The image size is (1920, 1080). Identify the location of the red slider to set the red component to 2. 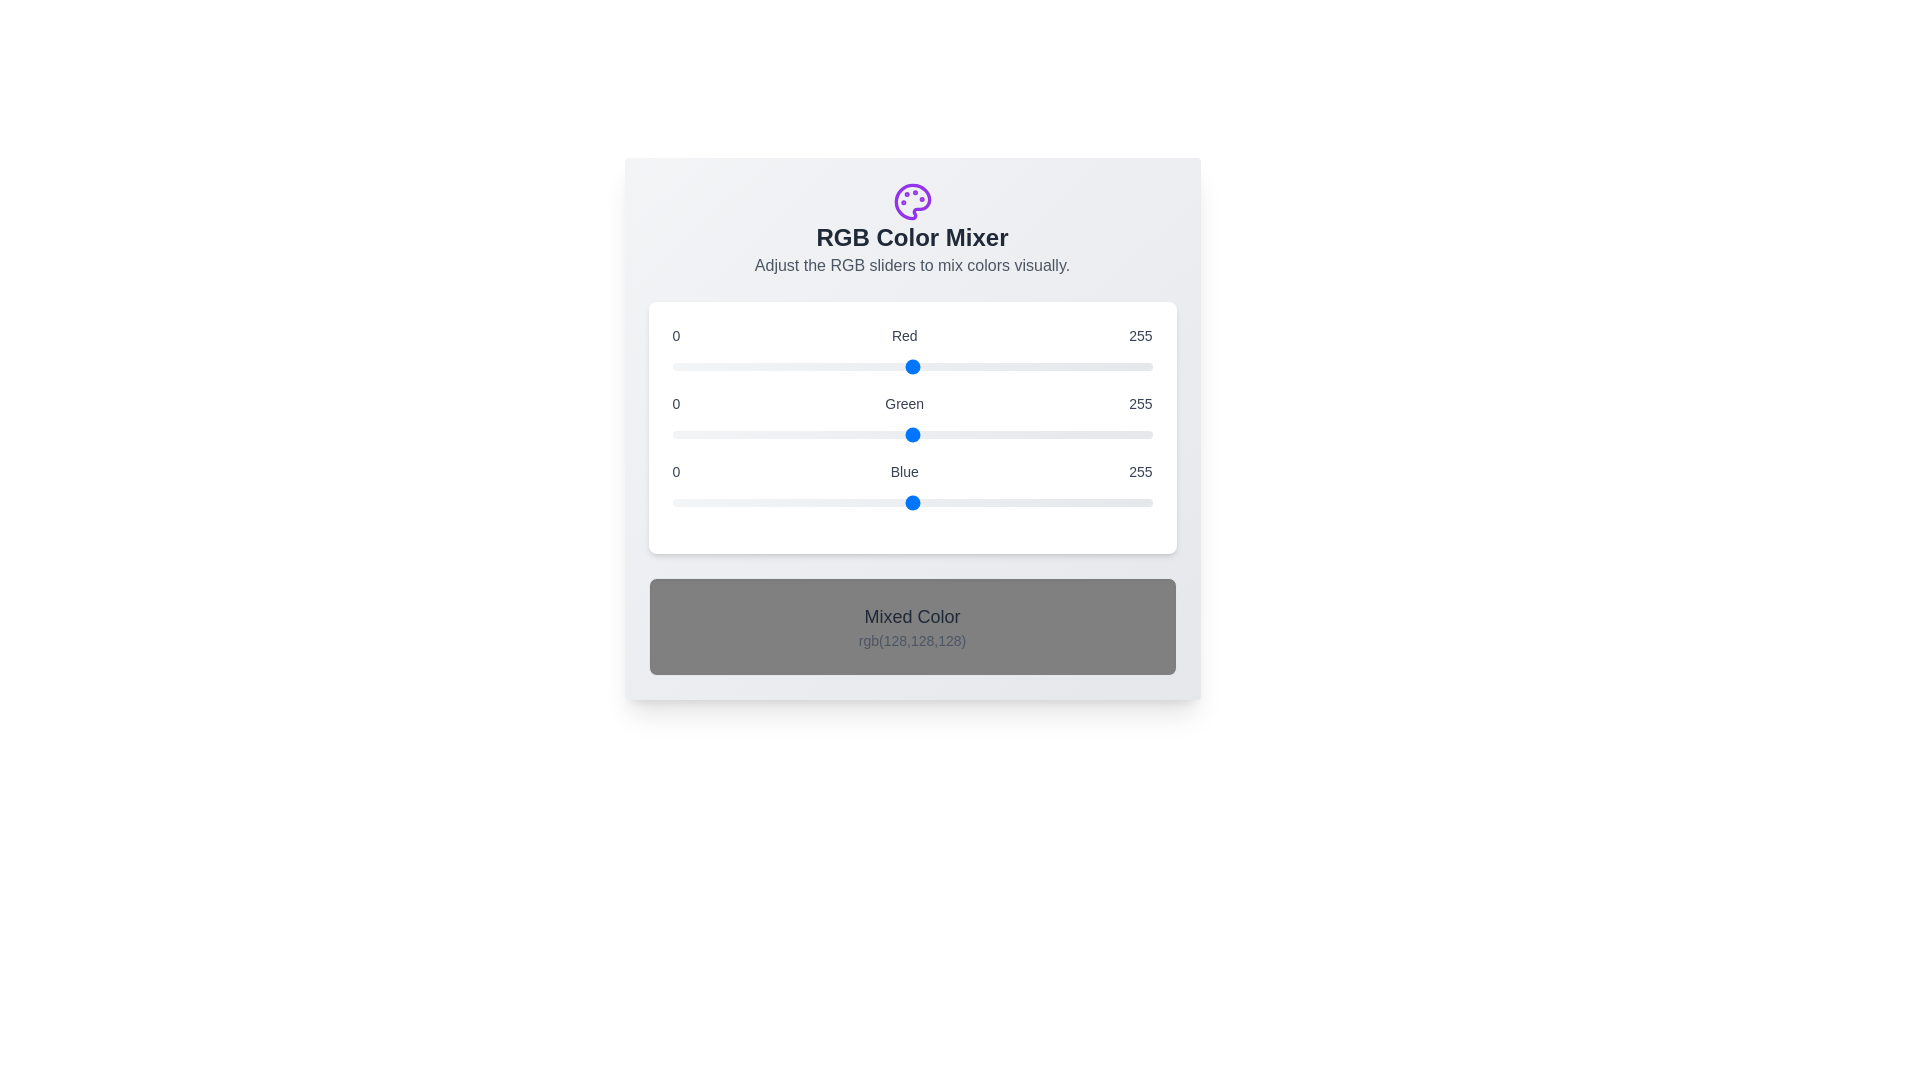
(676, 366).